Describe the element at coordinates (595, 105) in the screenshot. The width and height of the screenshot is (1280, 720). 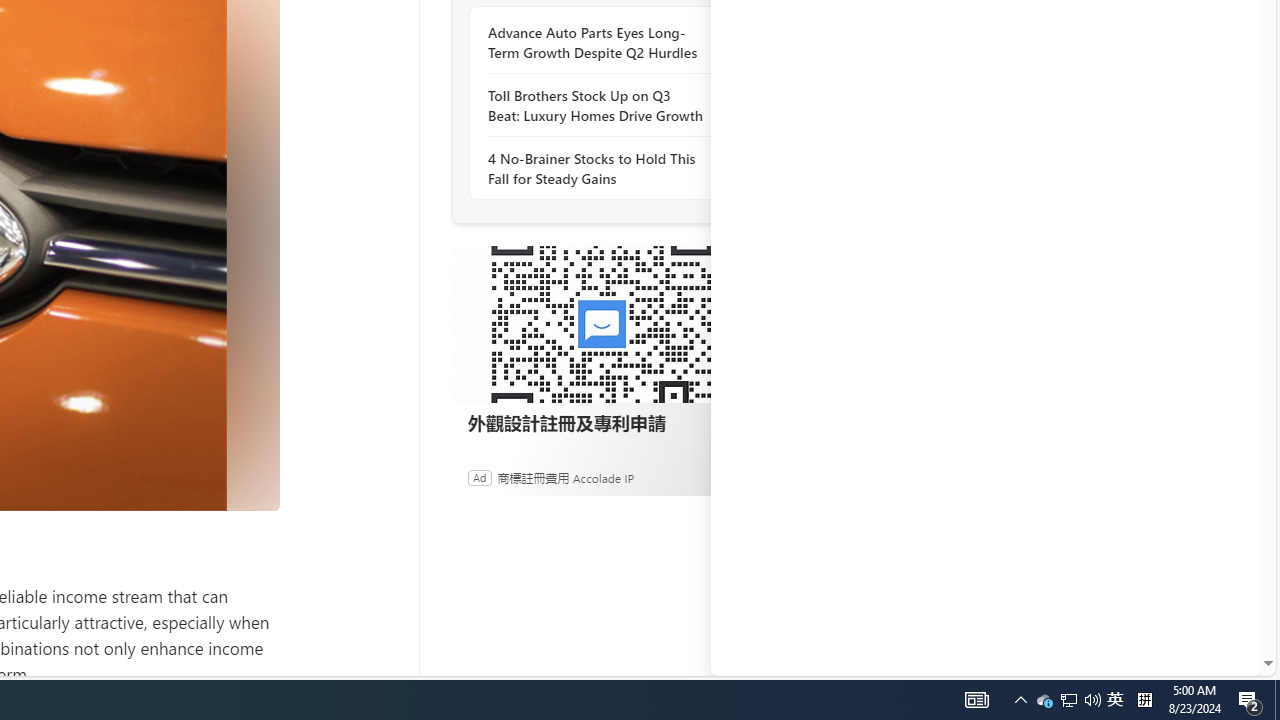
I see `'Toll Brothers Stock Up on Q3 Beat: Luxury Homes Drive Growth'` at that location.